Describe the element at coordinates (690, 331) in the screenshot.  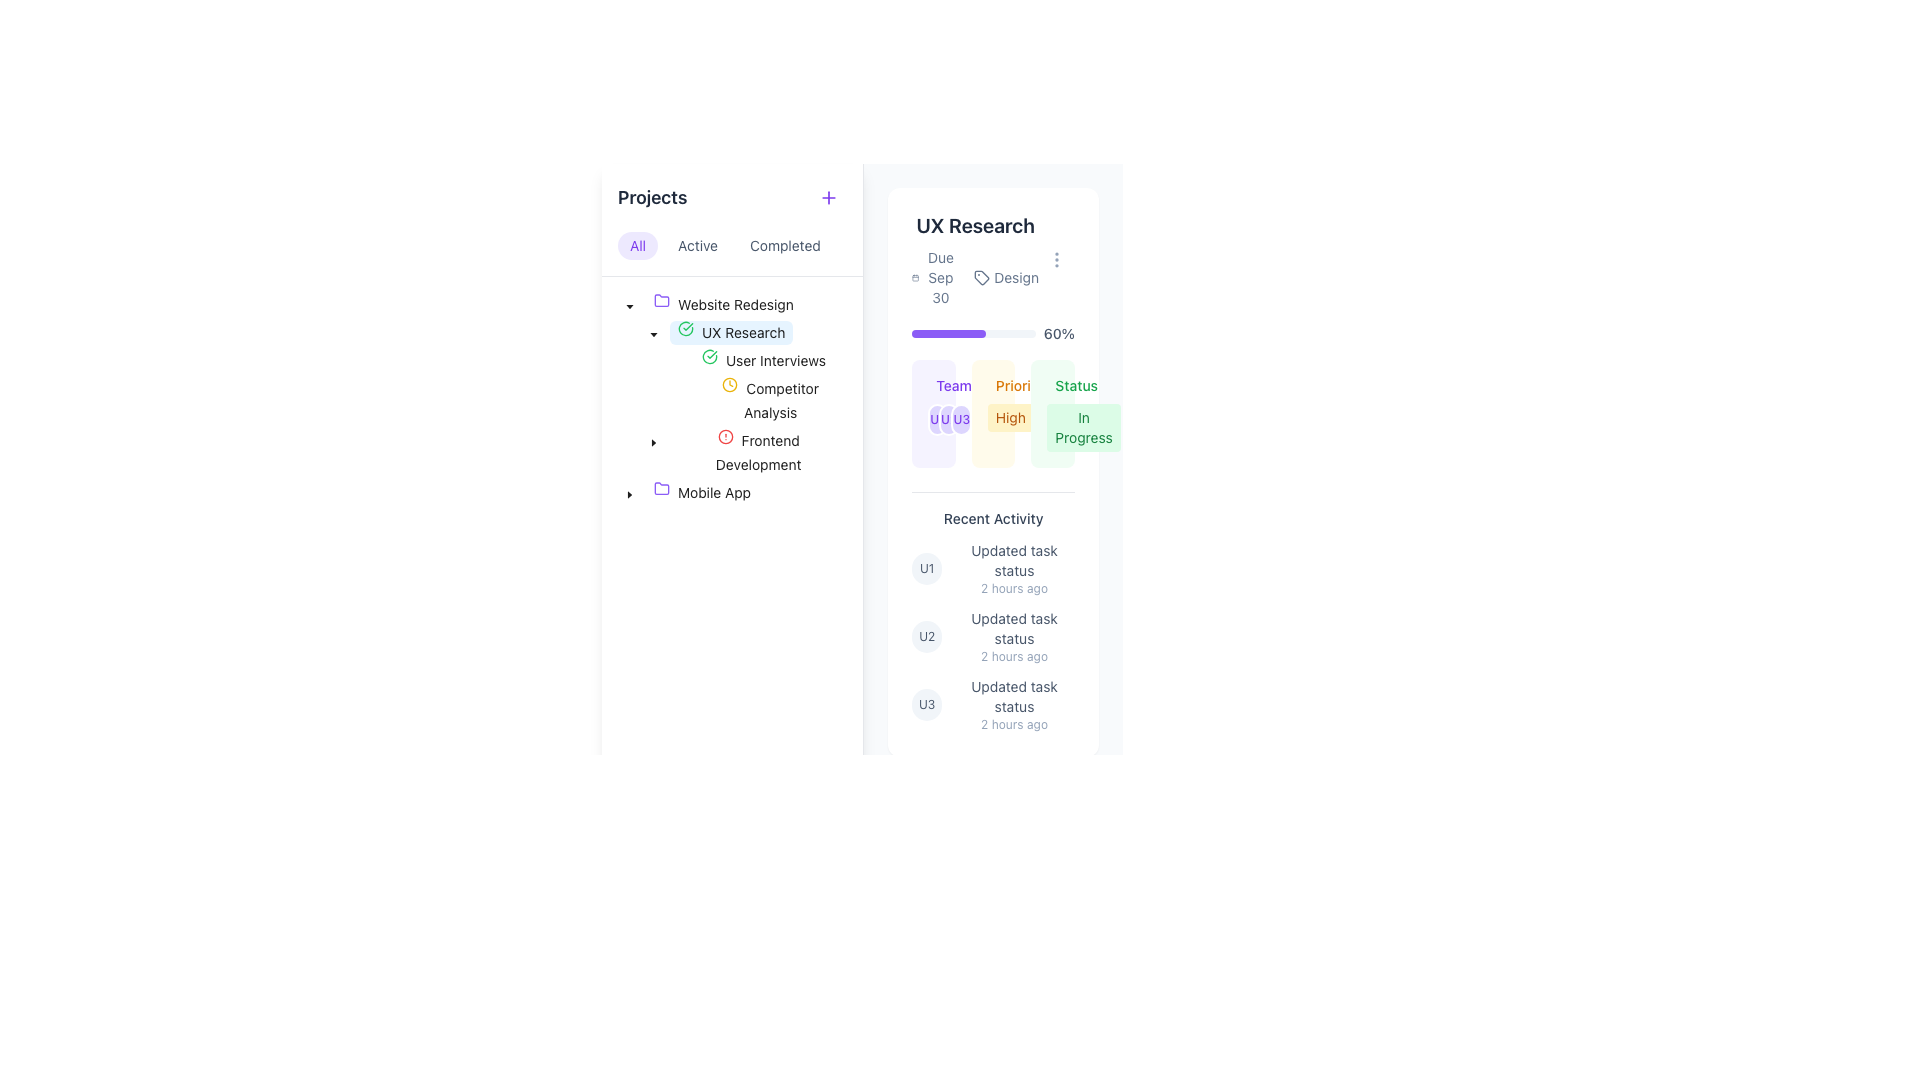
I see `green circular check icon with a tick mark, located to the left of the 'UX Research' text in the tree structure under the 'Website Redesign' project` at that location.